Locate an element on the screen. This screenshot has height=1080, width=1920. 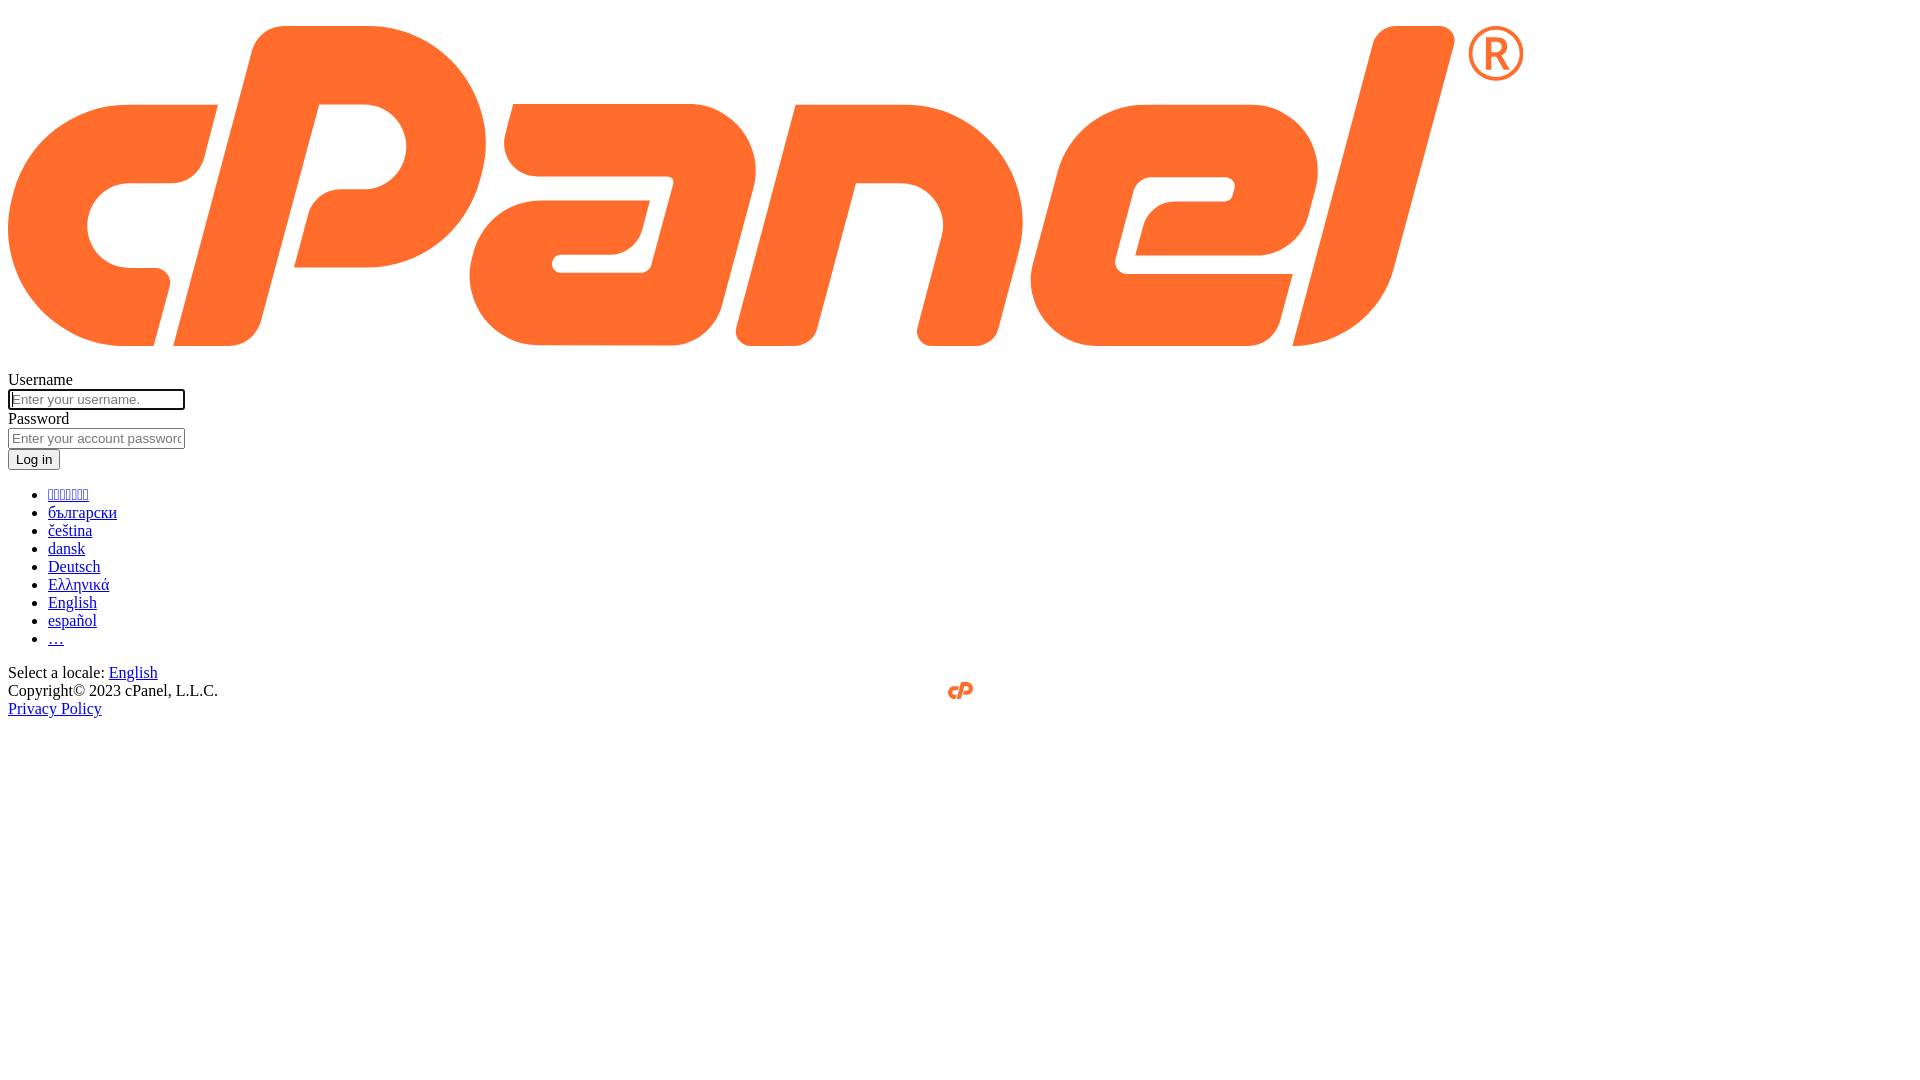
'Privacy Policy' is located at coordinates (54, 707).